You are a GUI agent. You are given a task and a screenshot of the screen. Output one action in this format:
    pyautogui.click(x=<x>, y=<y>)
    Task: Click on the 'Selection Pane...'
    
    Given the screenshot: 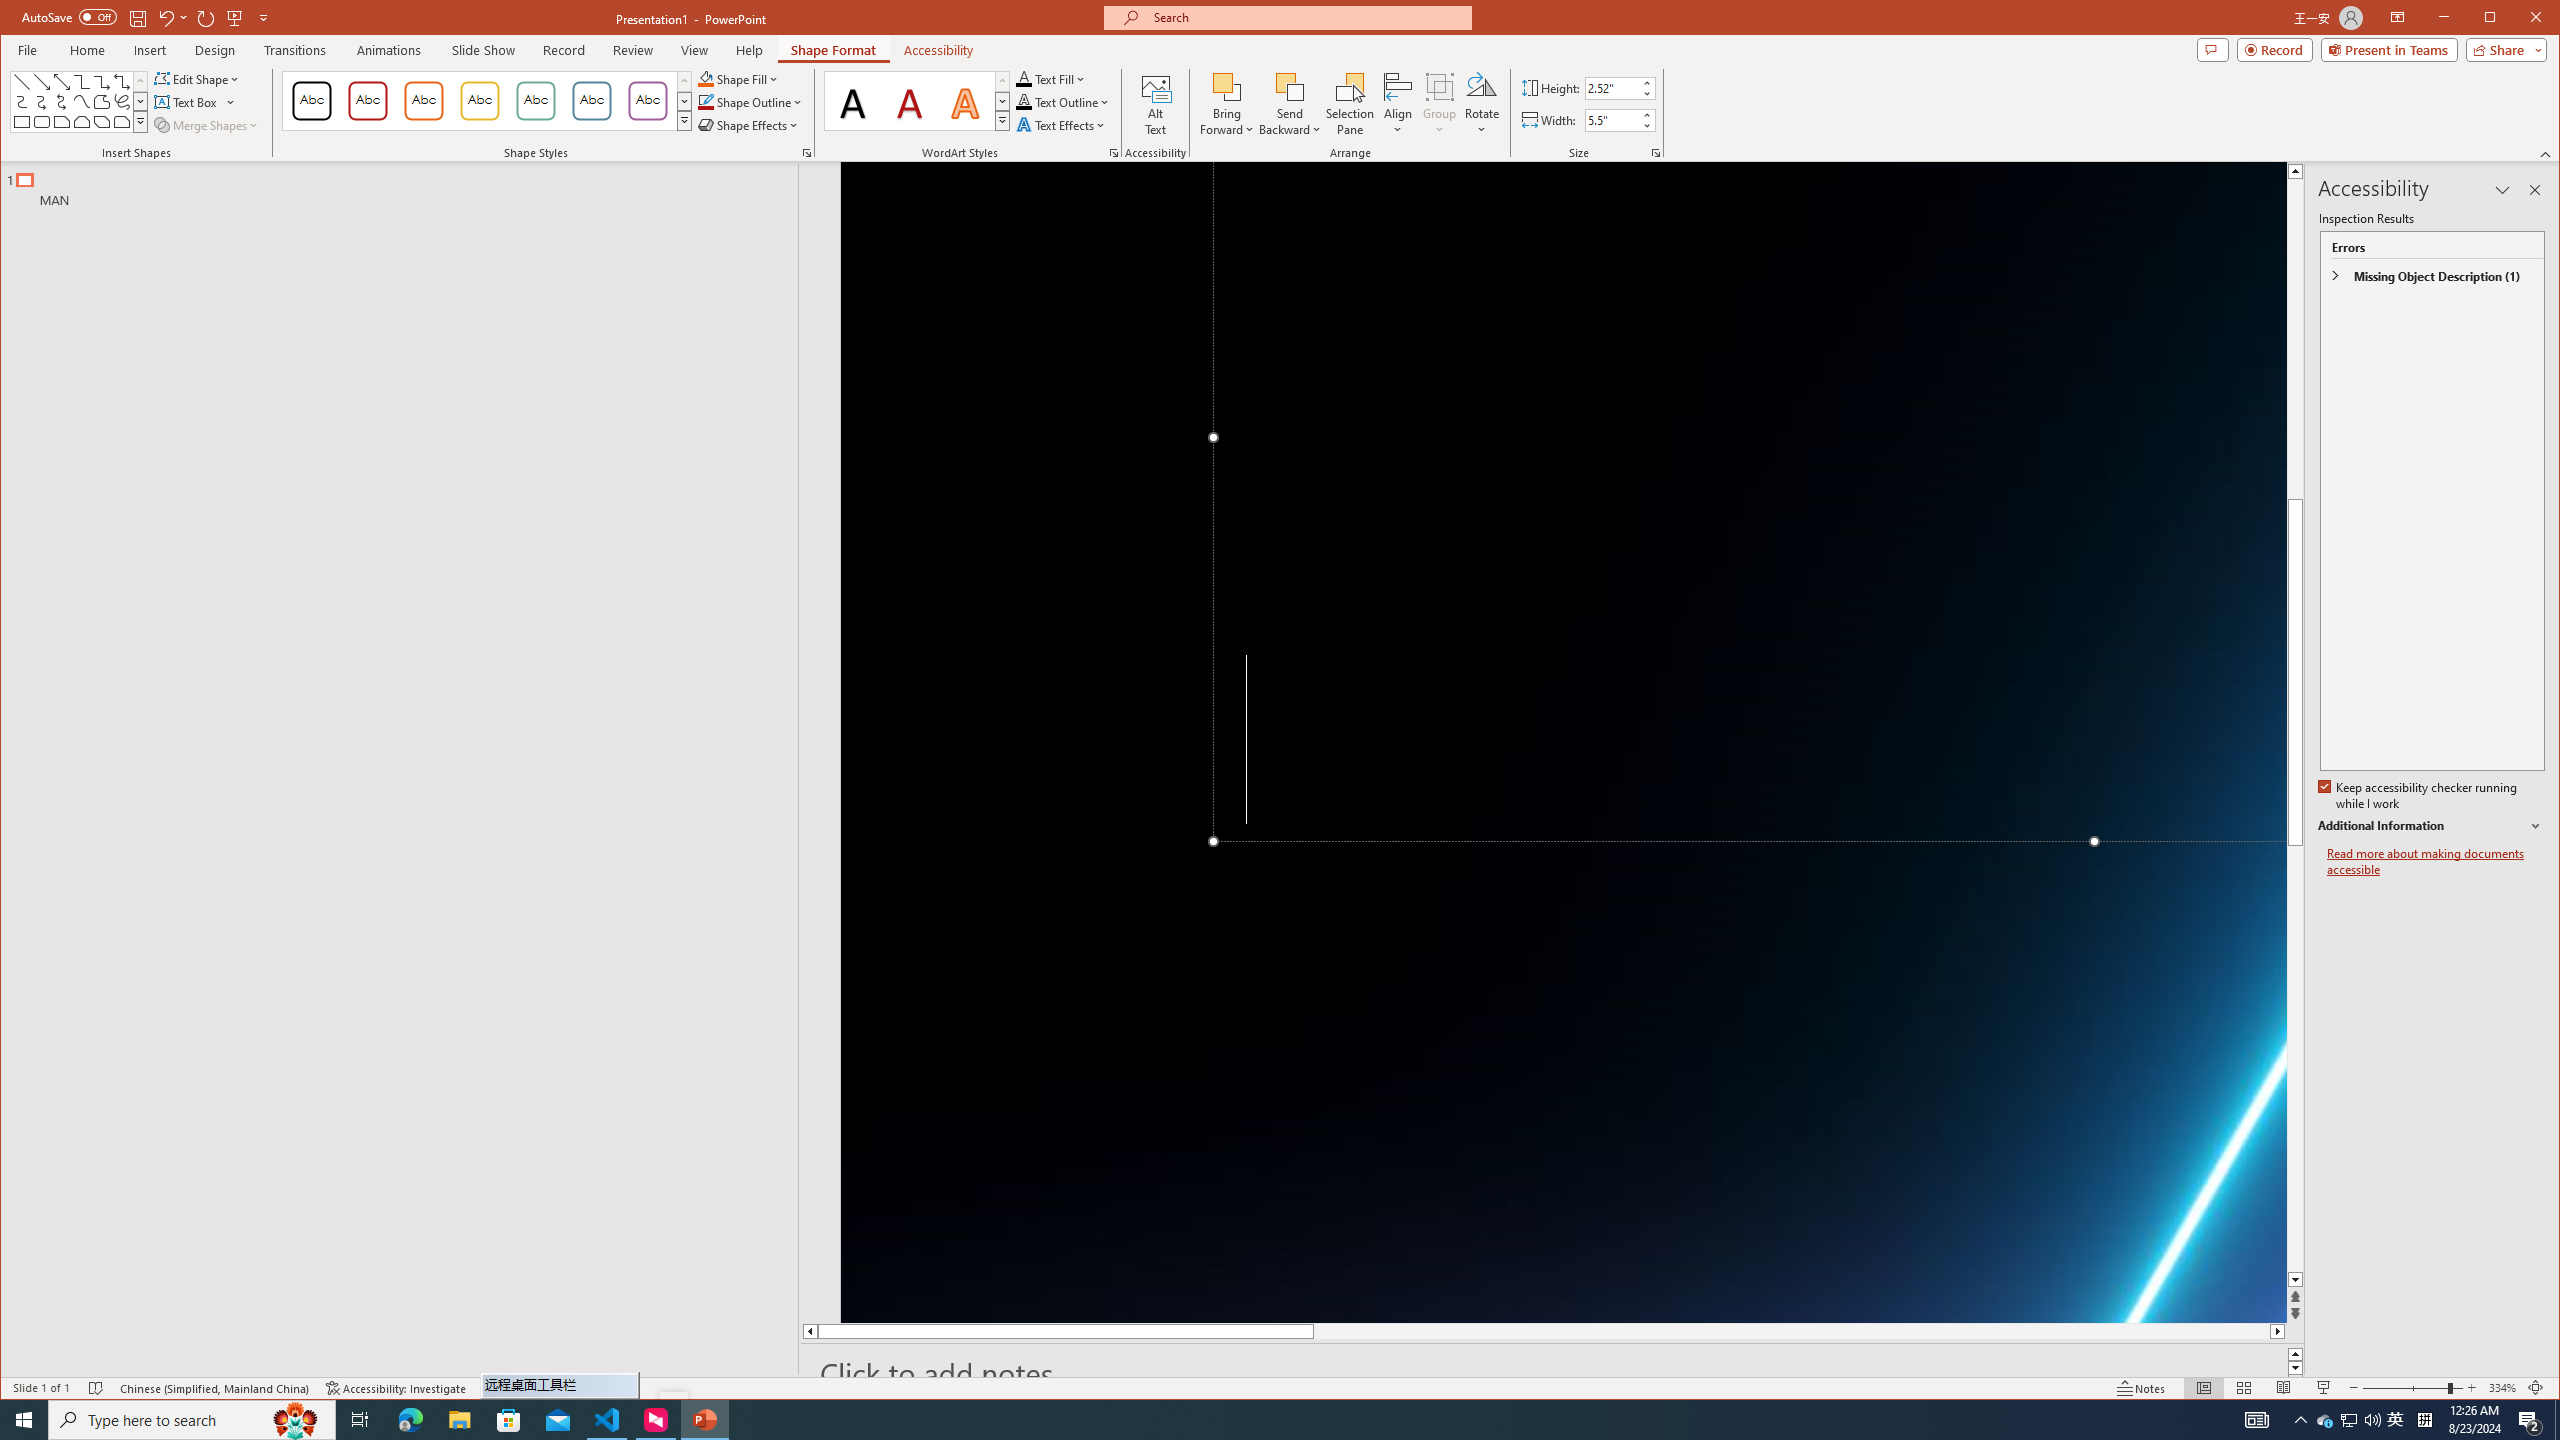 What is the action you would take?
    pyautogui.click(x=1349, y=103)
    